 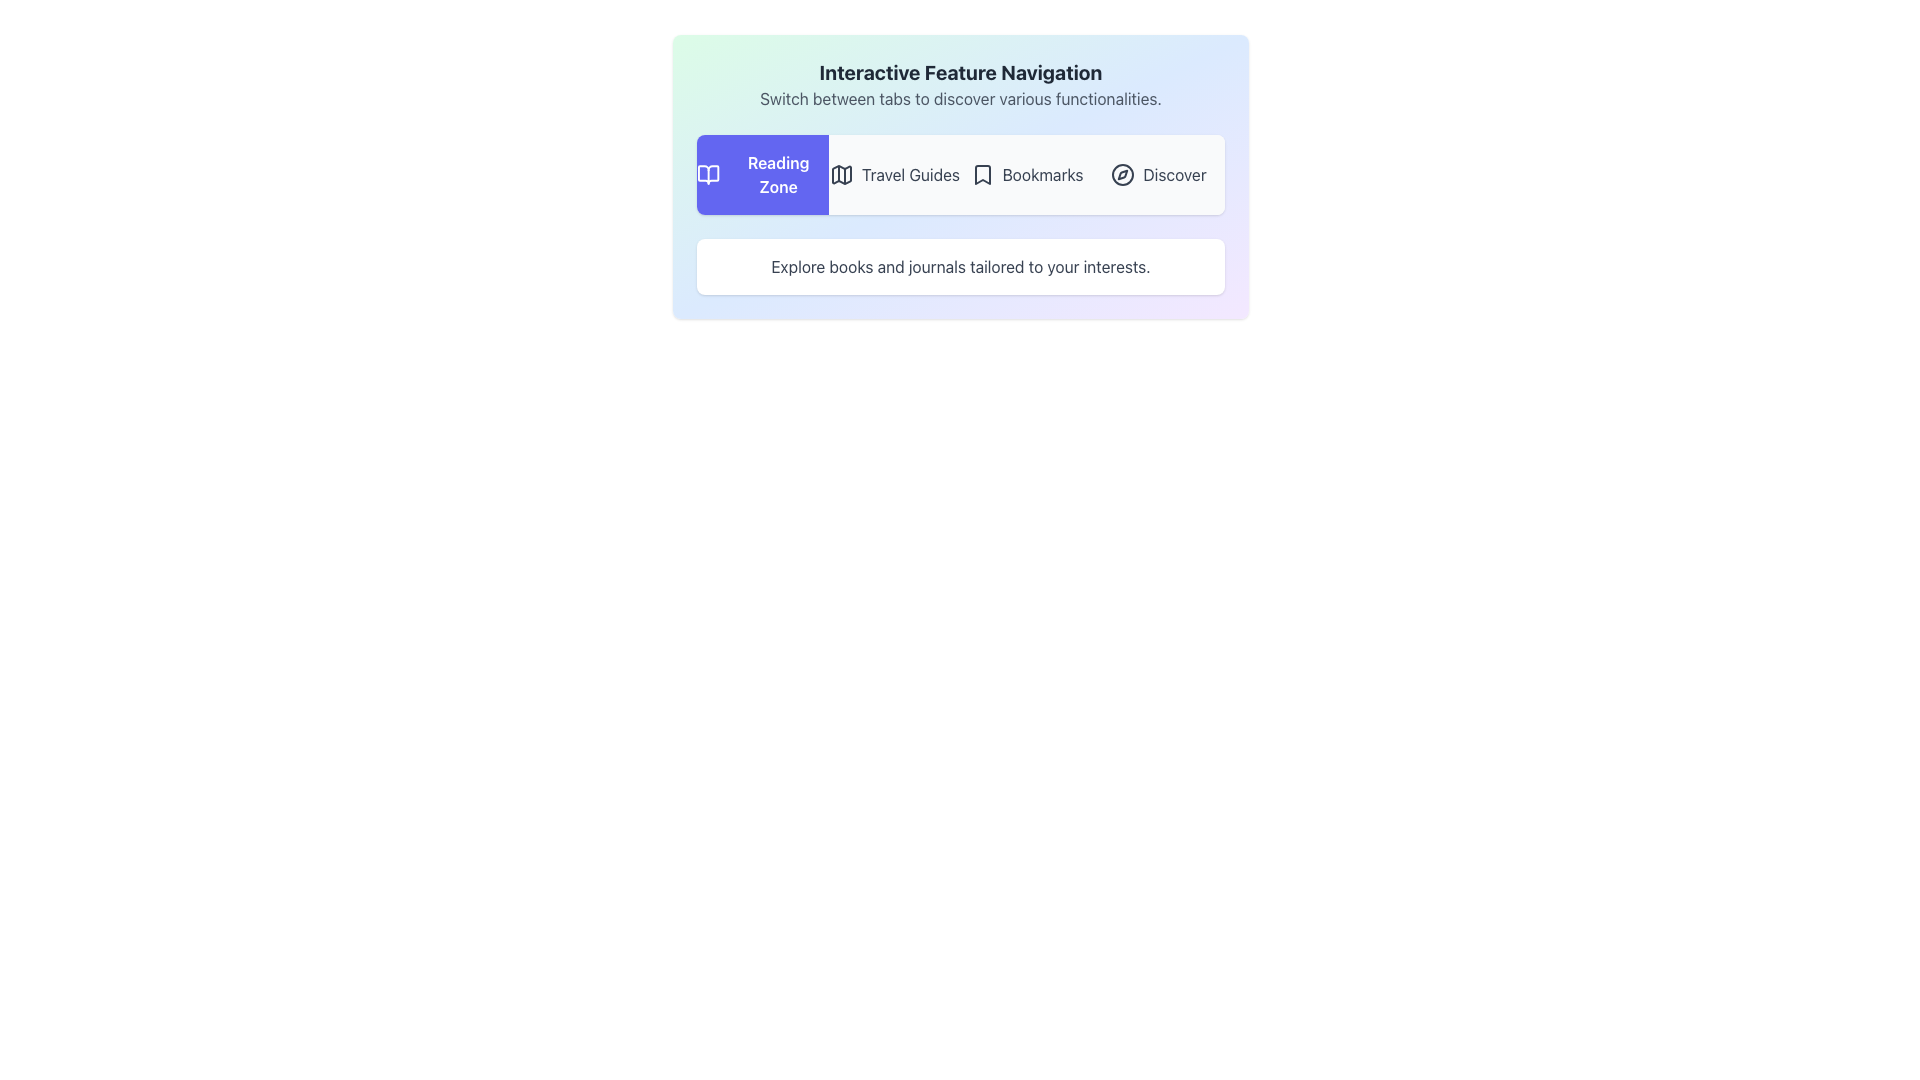 I want to click on the text label displaying 'Explore books and journals tailored to your interests.' which is styled in gray and located within a white rounded rectangle below the navigation tabs, so click(x=960, y=265).